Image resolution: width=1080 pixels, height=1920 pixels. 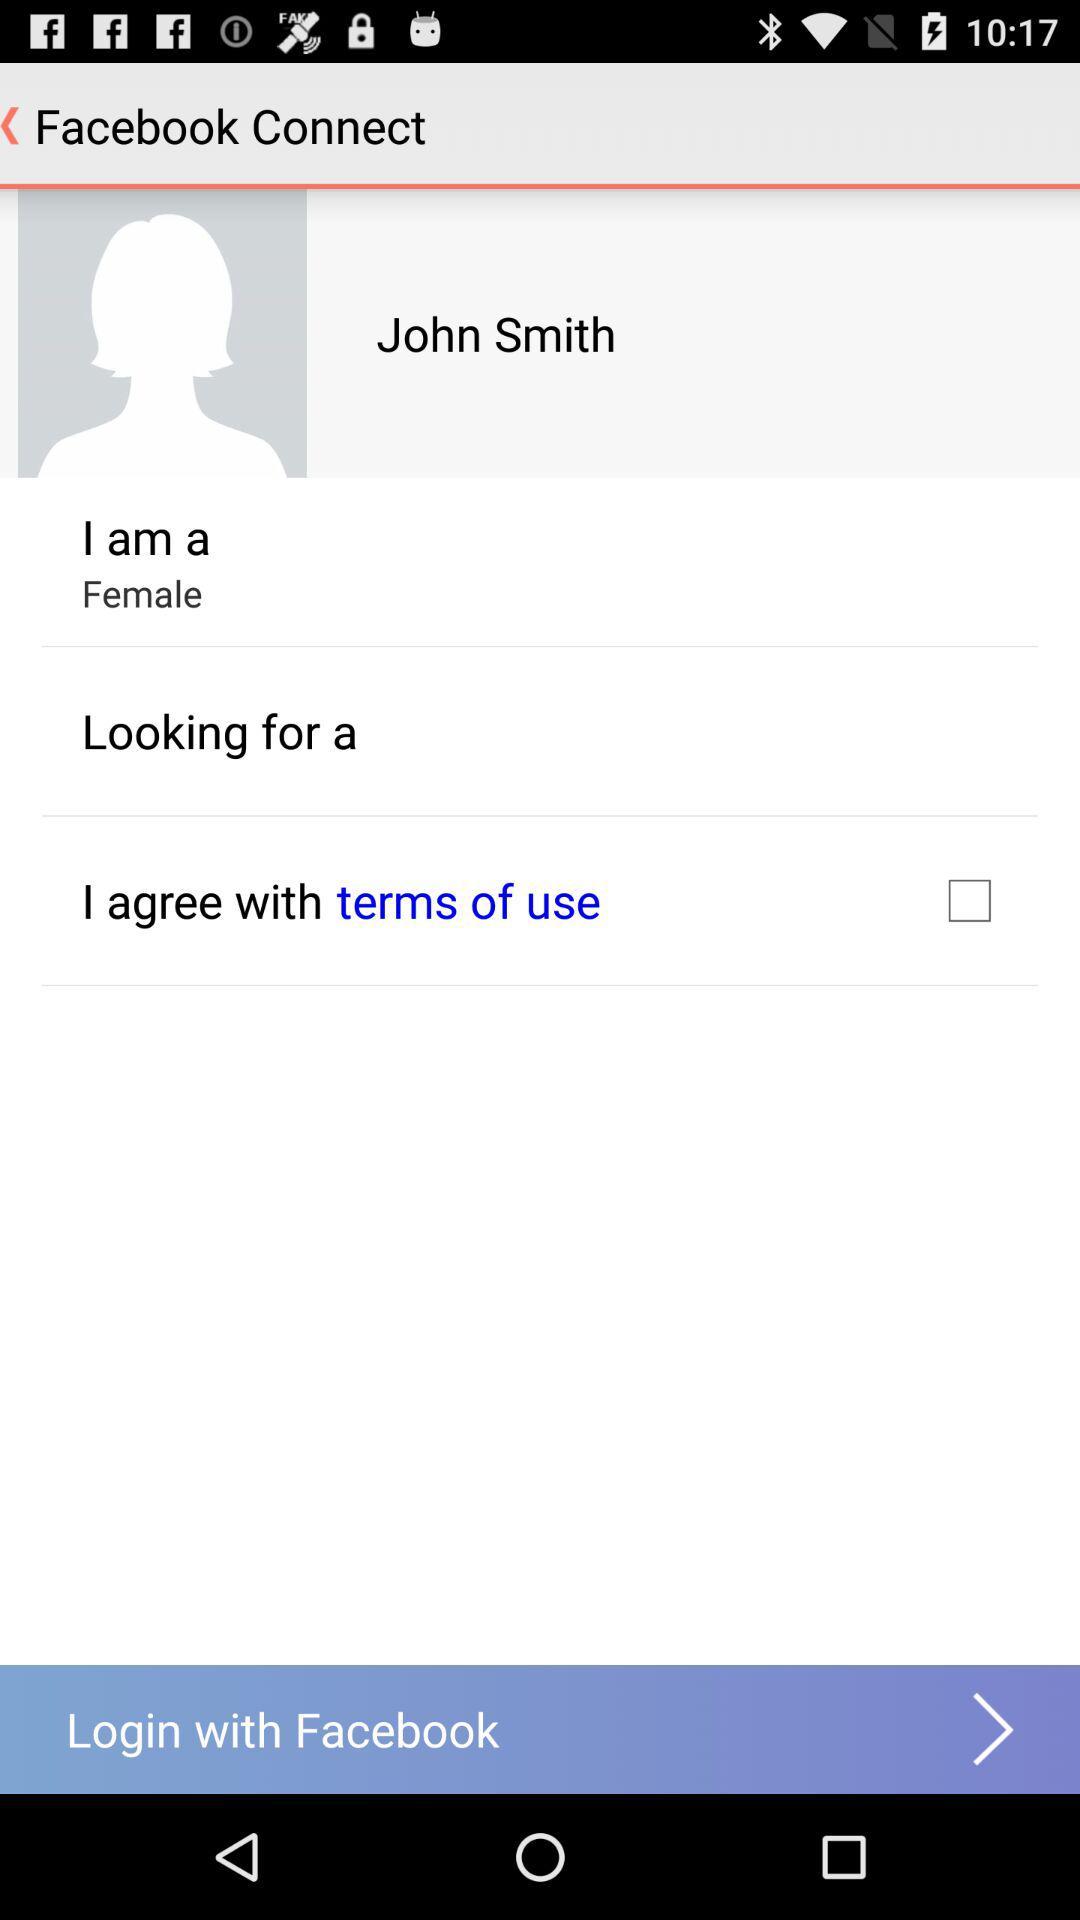 I want to click on icon next to i agree with item, so click(x=468, y=899).